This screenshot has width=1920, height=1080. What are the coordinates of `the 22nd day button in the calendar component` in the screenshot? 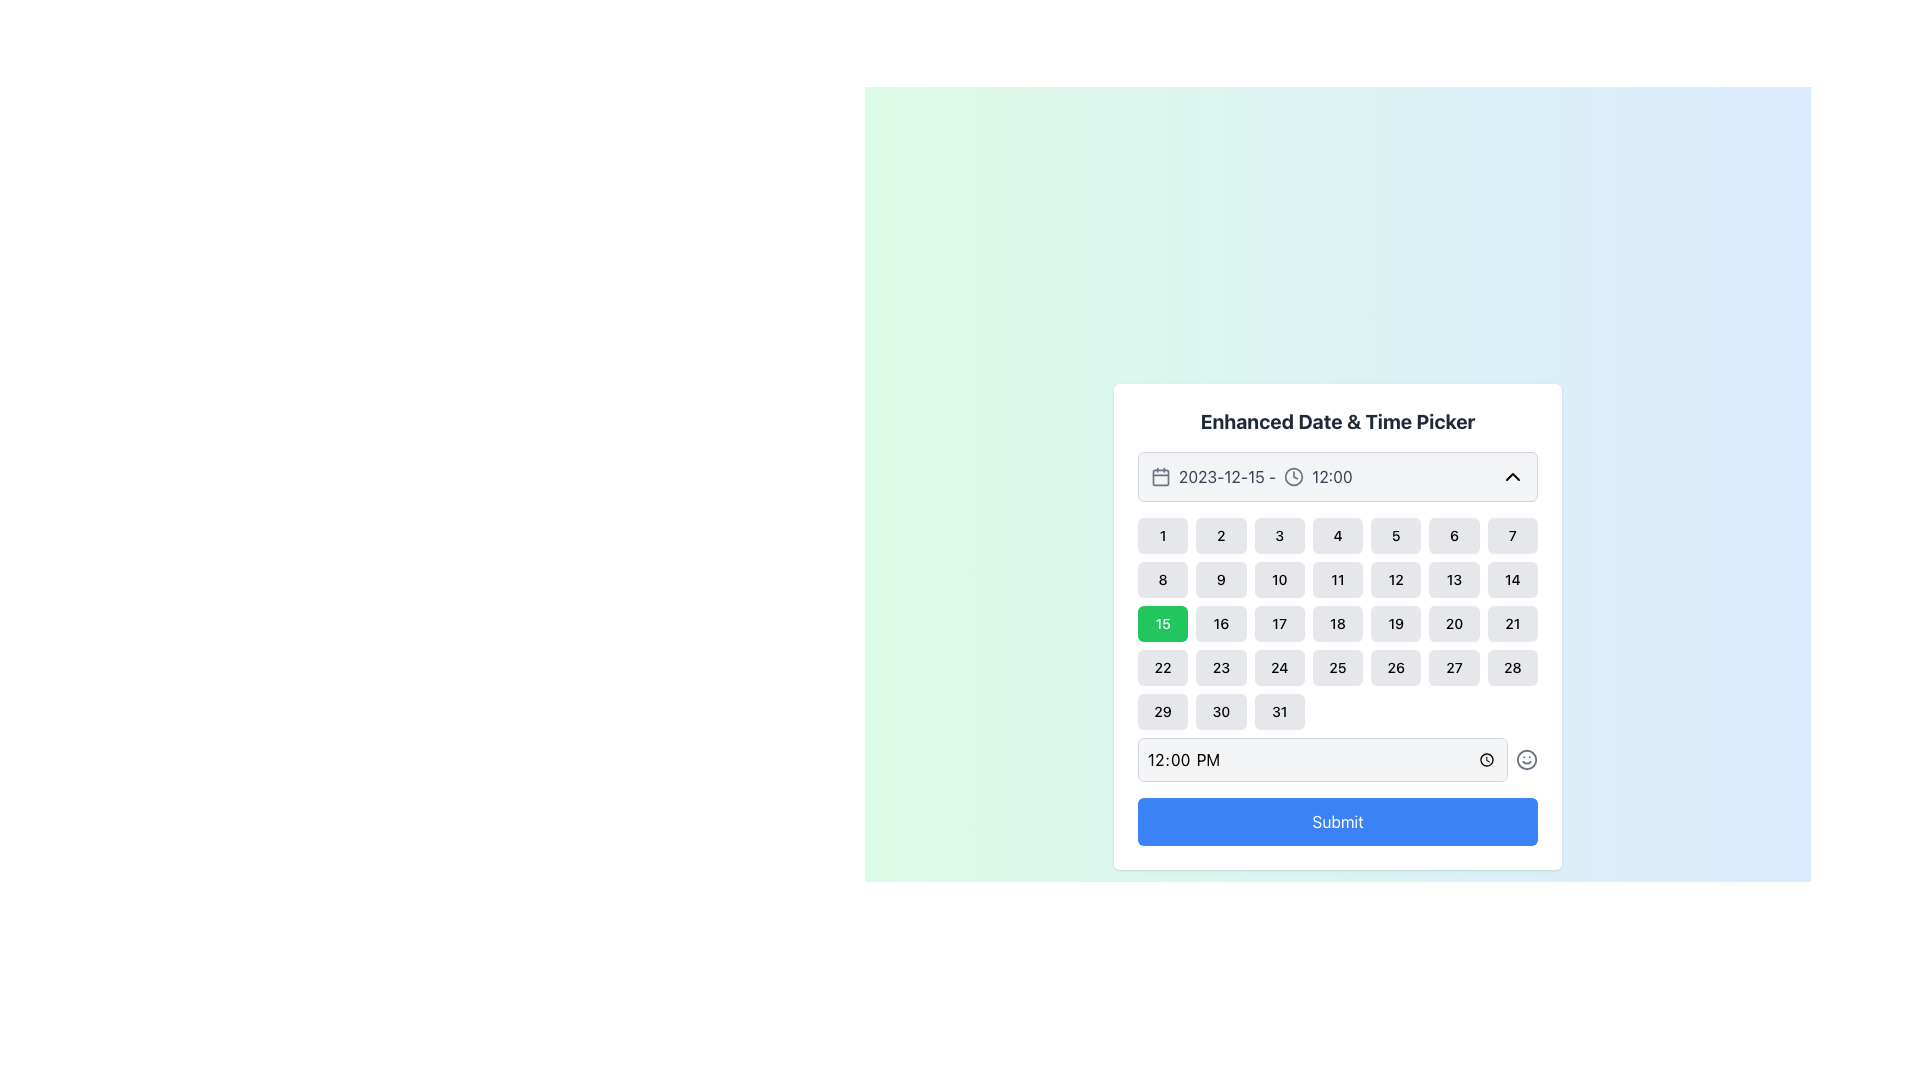 It's located at (1163, 667).